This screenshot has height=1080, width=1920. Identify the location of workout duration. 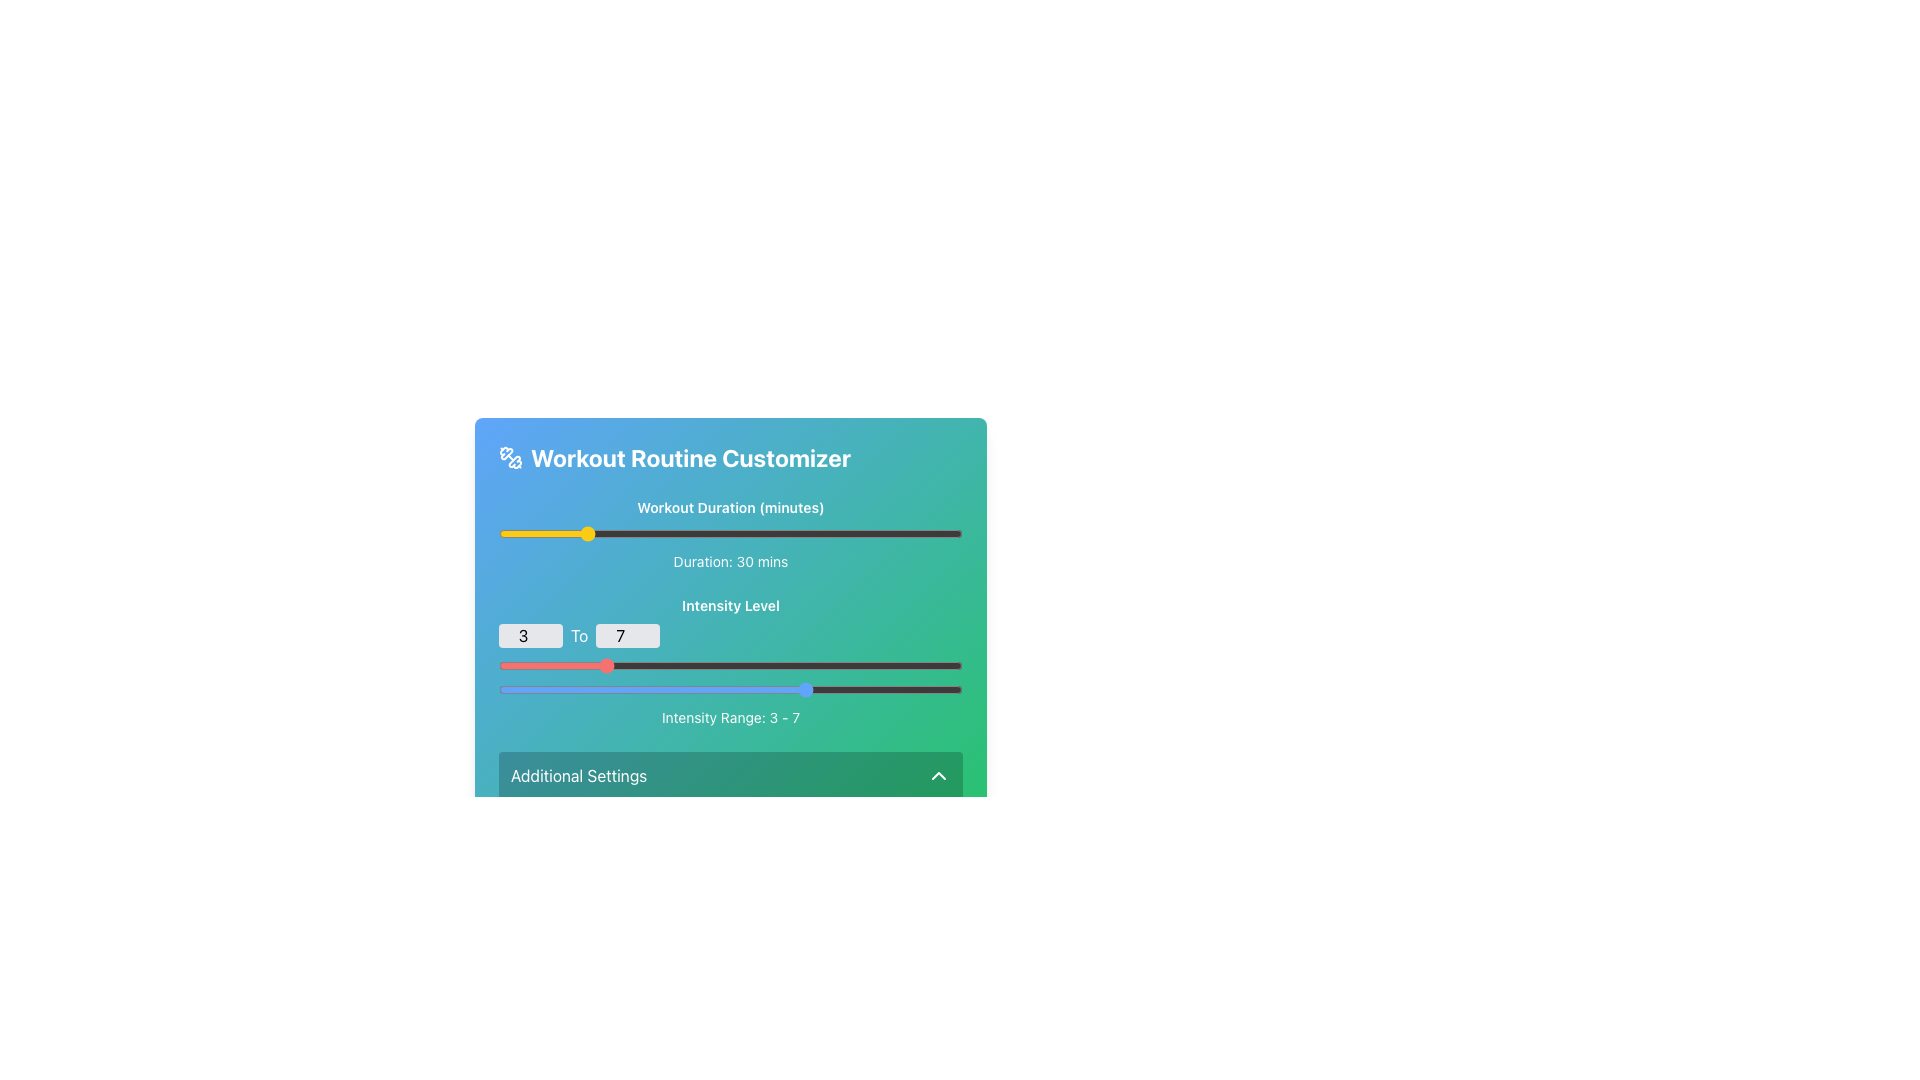
(936, 532).